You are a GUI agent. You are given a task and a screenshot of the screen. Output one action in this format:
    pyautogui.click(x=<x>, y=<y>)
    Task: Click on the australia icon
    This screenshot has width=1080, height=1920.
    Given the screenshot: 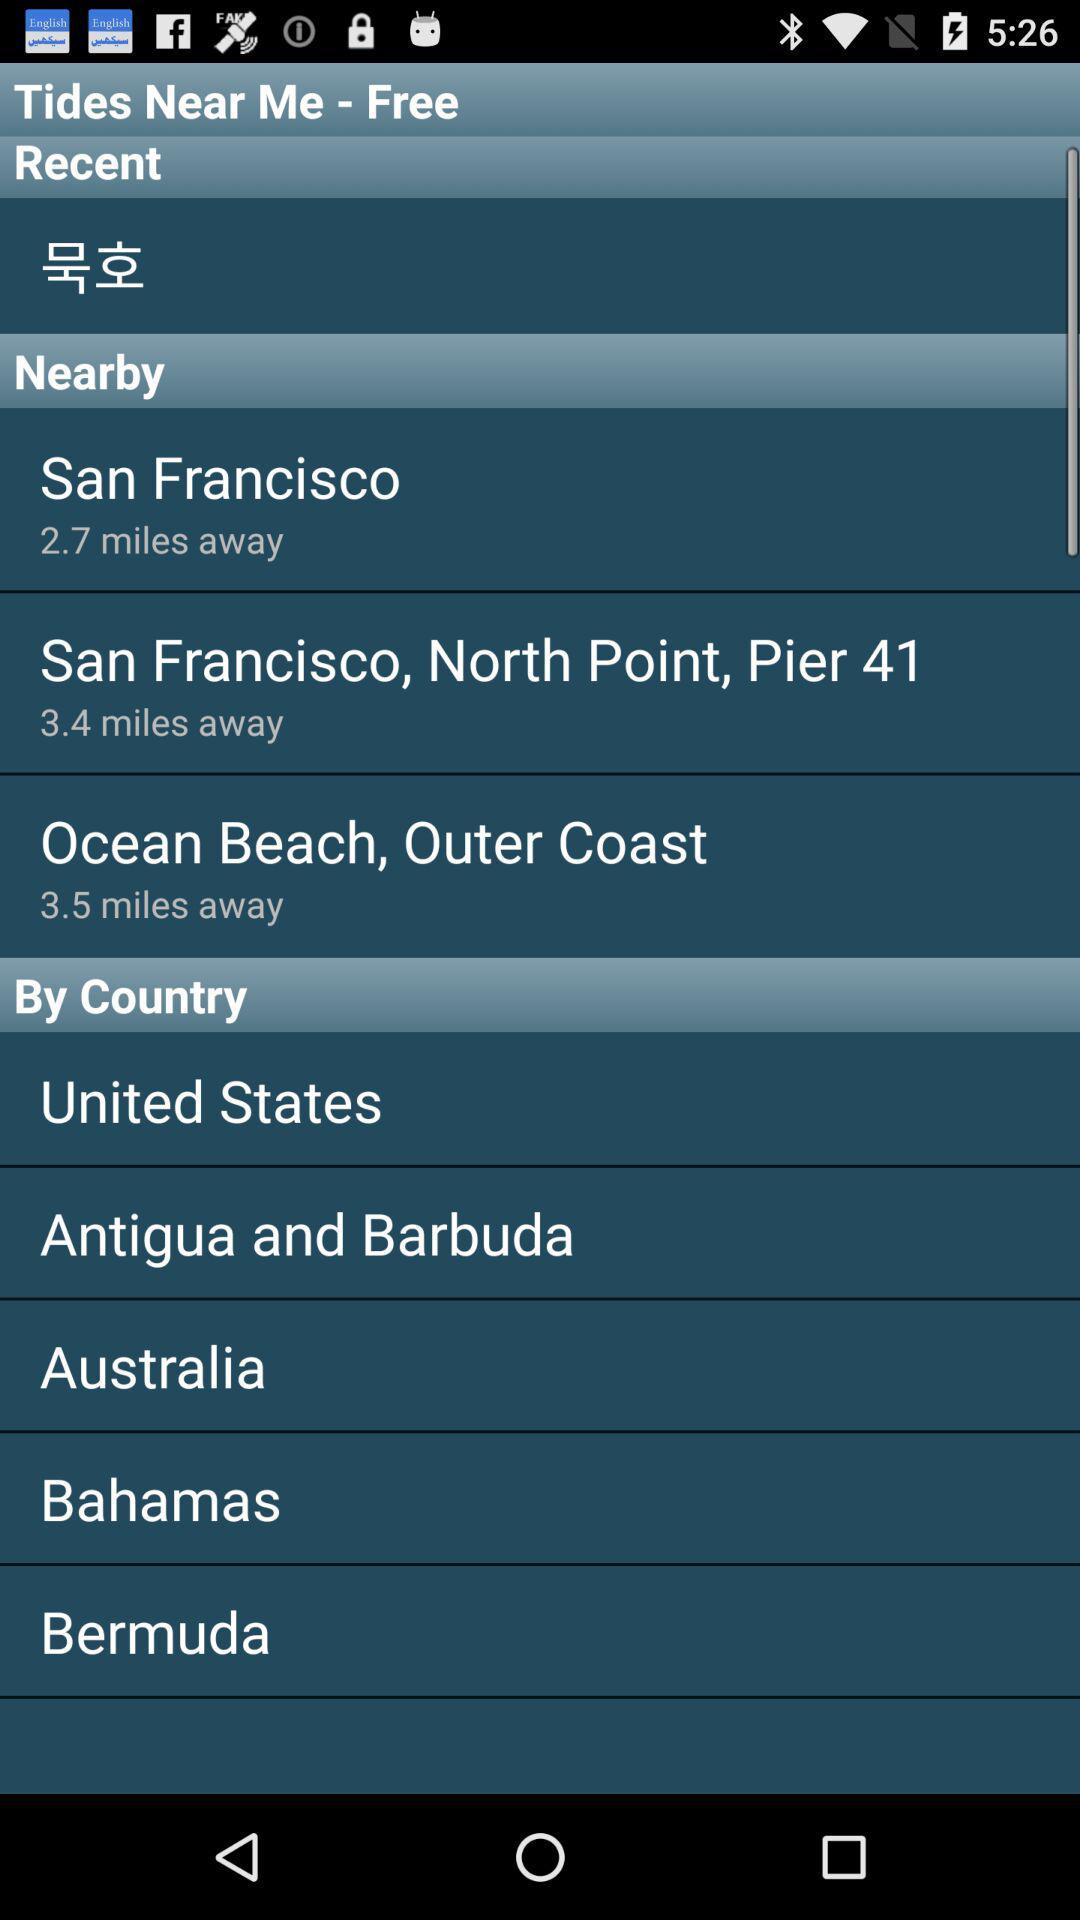 What is the action you would take?
    pyautogui.click(x=540, y=1364)
    